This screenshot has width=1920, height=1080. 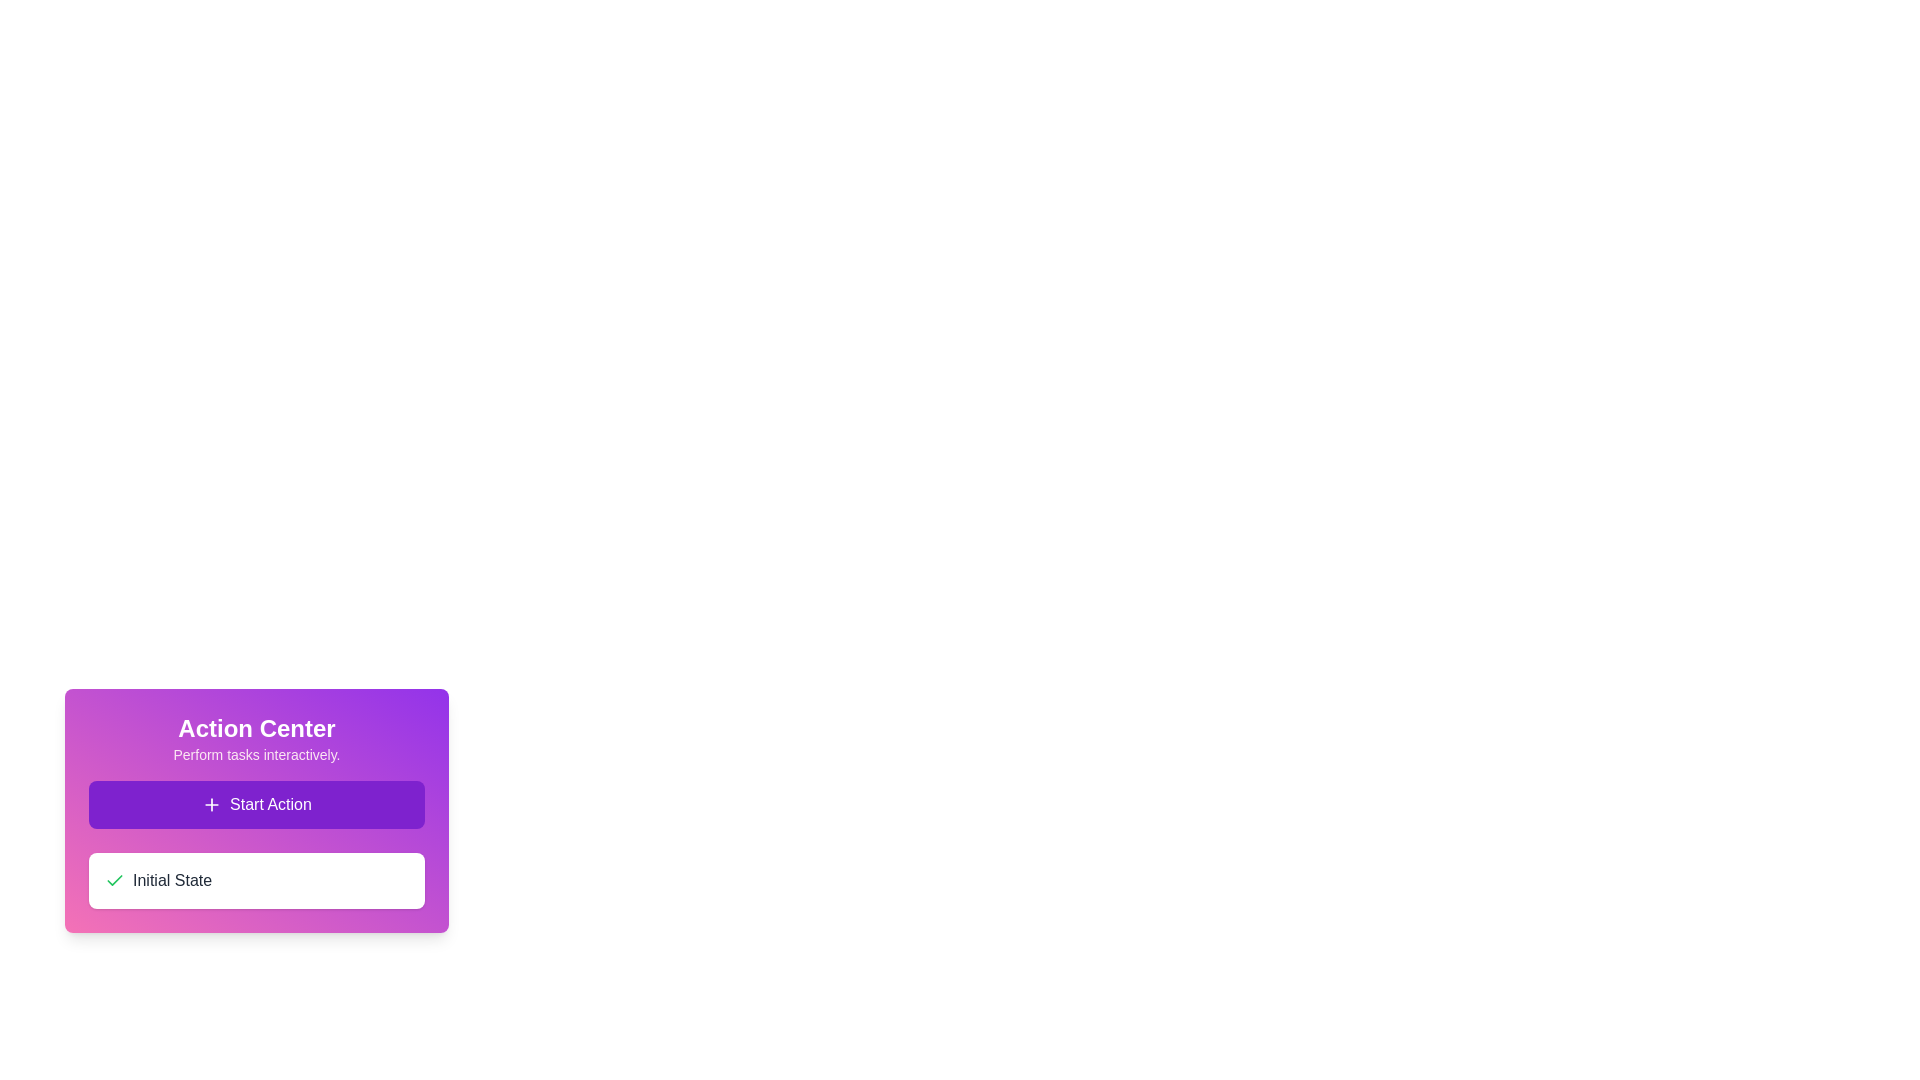 I want to click on the compact green outlined SVG checkmark icon that is positioned to the far left of the 'Initial State' text component, so click(x=114, y=879).